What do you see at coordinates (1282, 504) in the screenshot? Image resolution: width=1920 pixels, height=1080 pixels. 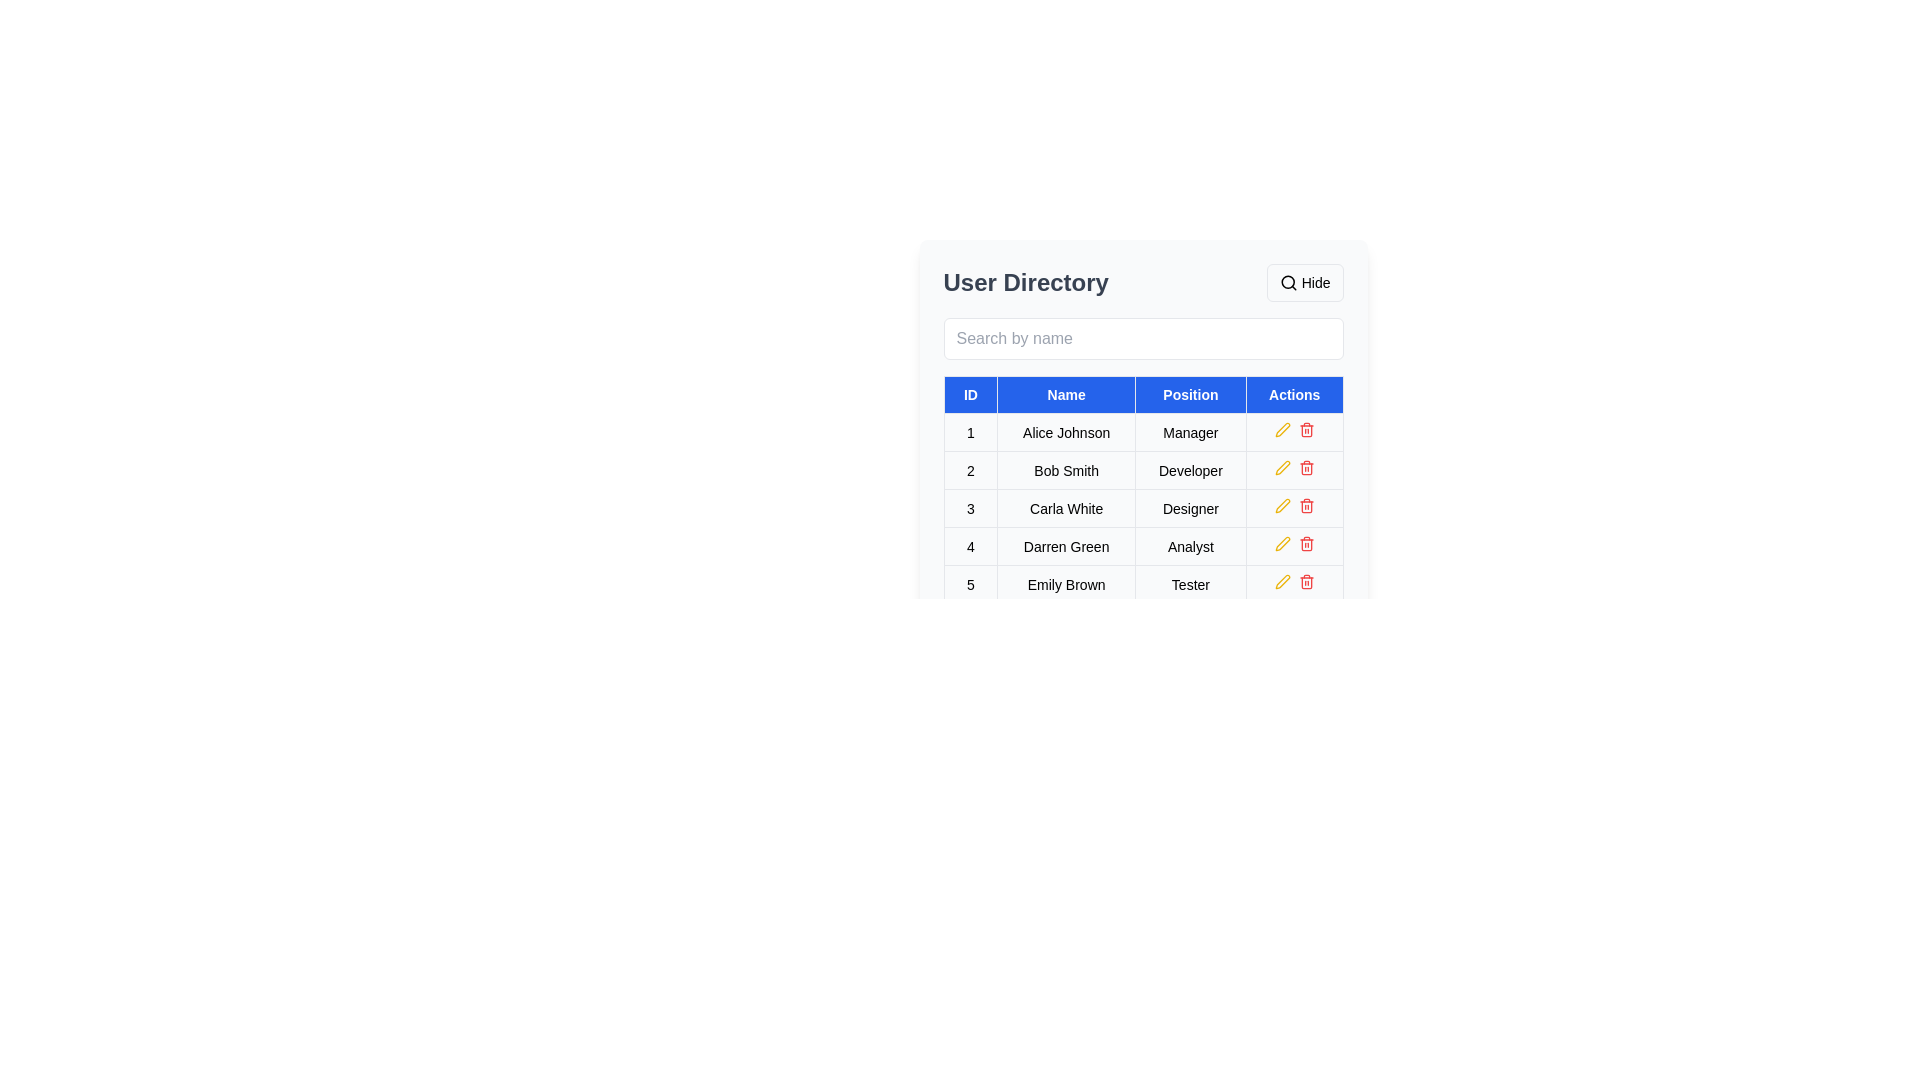 I see `the edit button (pen icon) in the Actions column of the table row for the user Carla White to initiate editing` at bounding box center [1282, 504].